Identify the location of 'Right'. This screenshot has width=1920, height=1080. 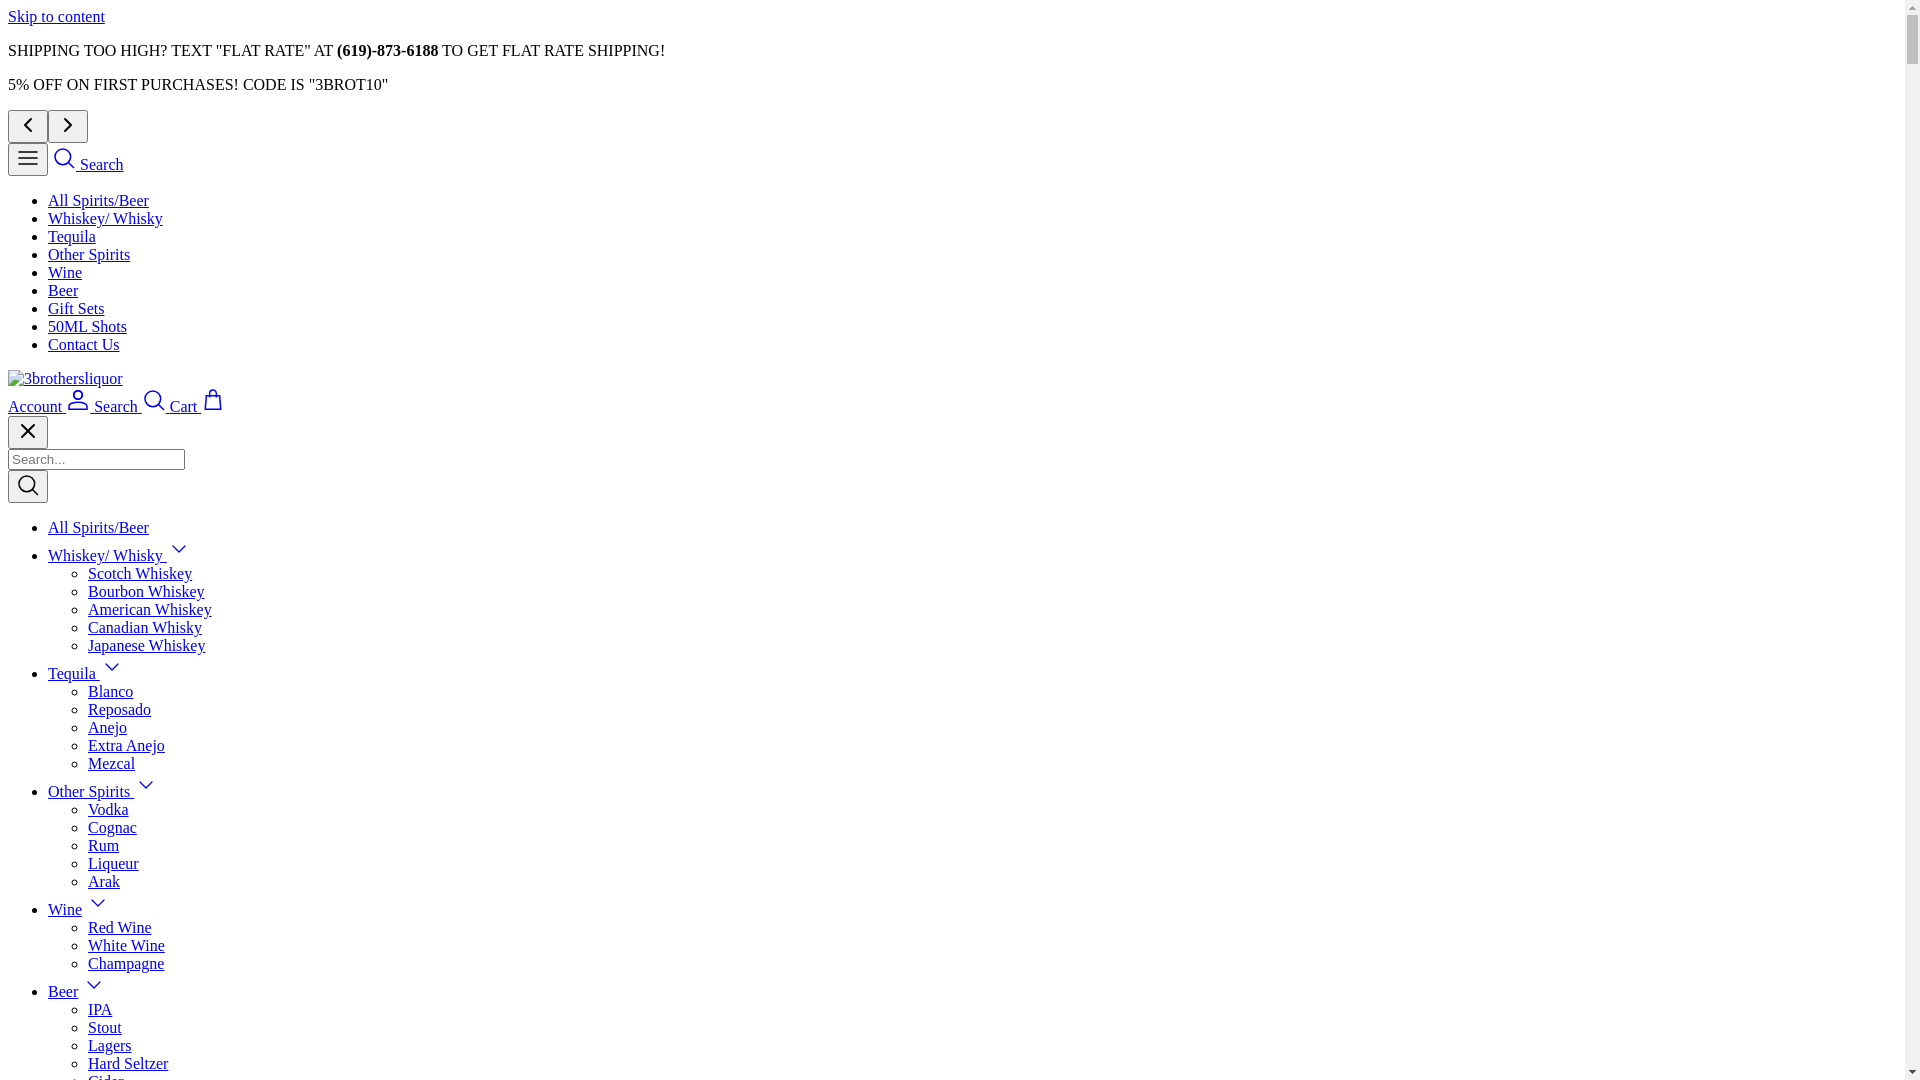
(67, 126).